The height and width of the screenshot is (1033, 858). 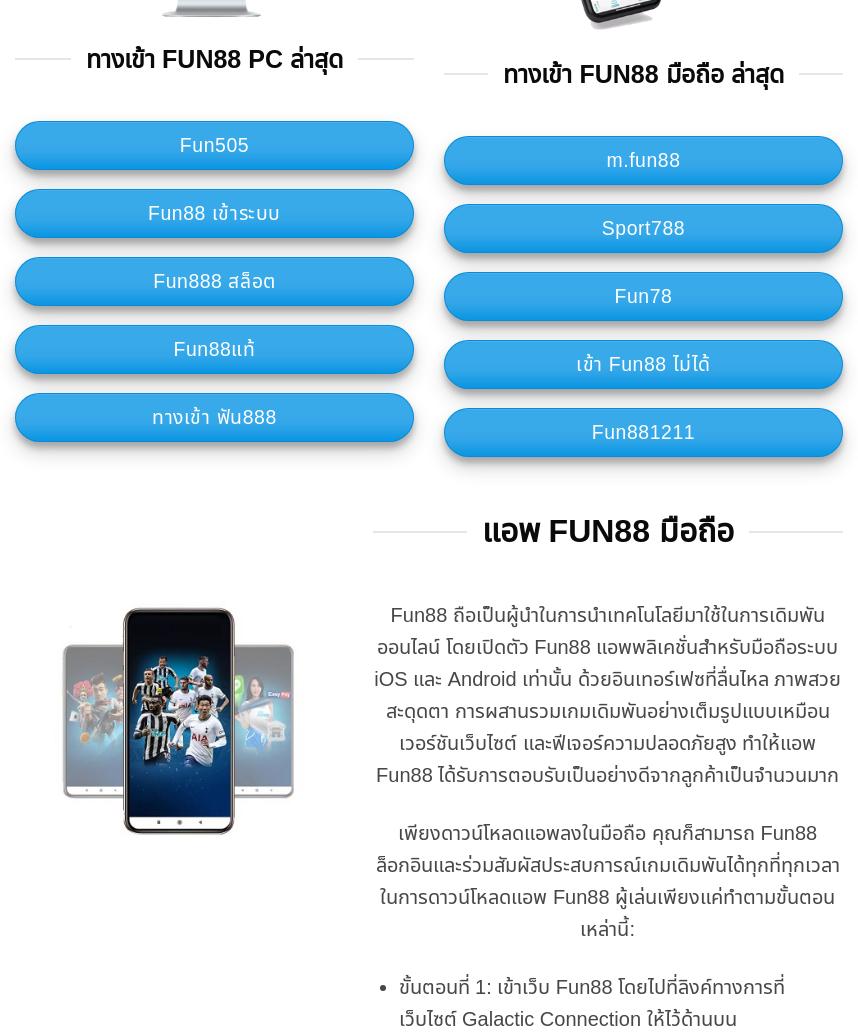 I want to click on 'แอพ Fun88 มือถือ', so click(x=607, y=529).